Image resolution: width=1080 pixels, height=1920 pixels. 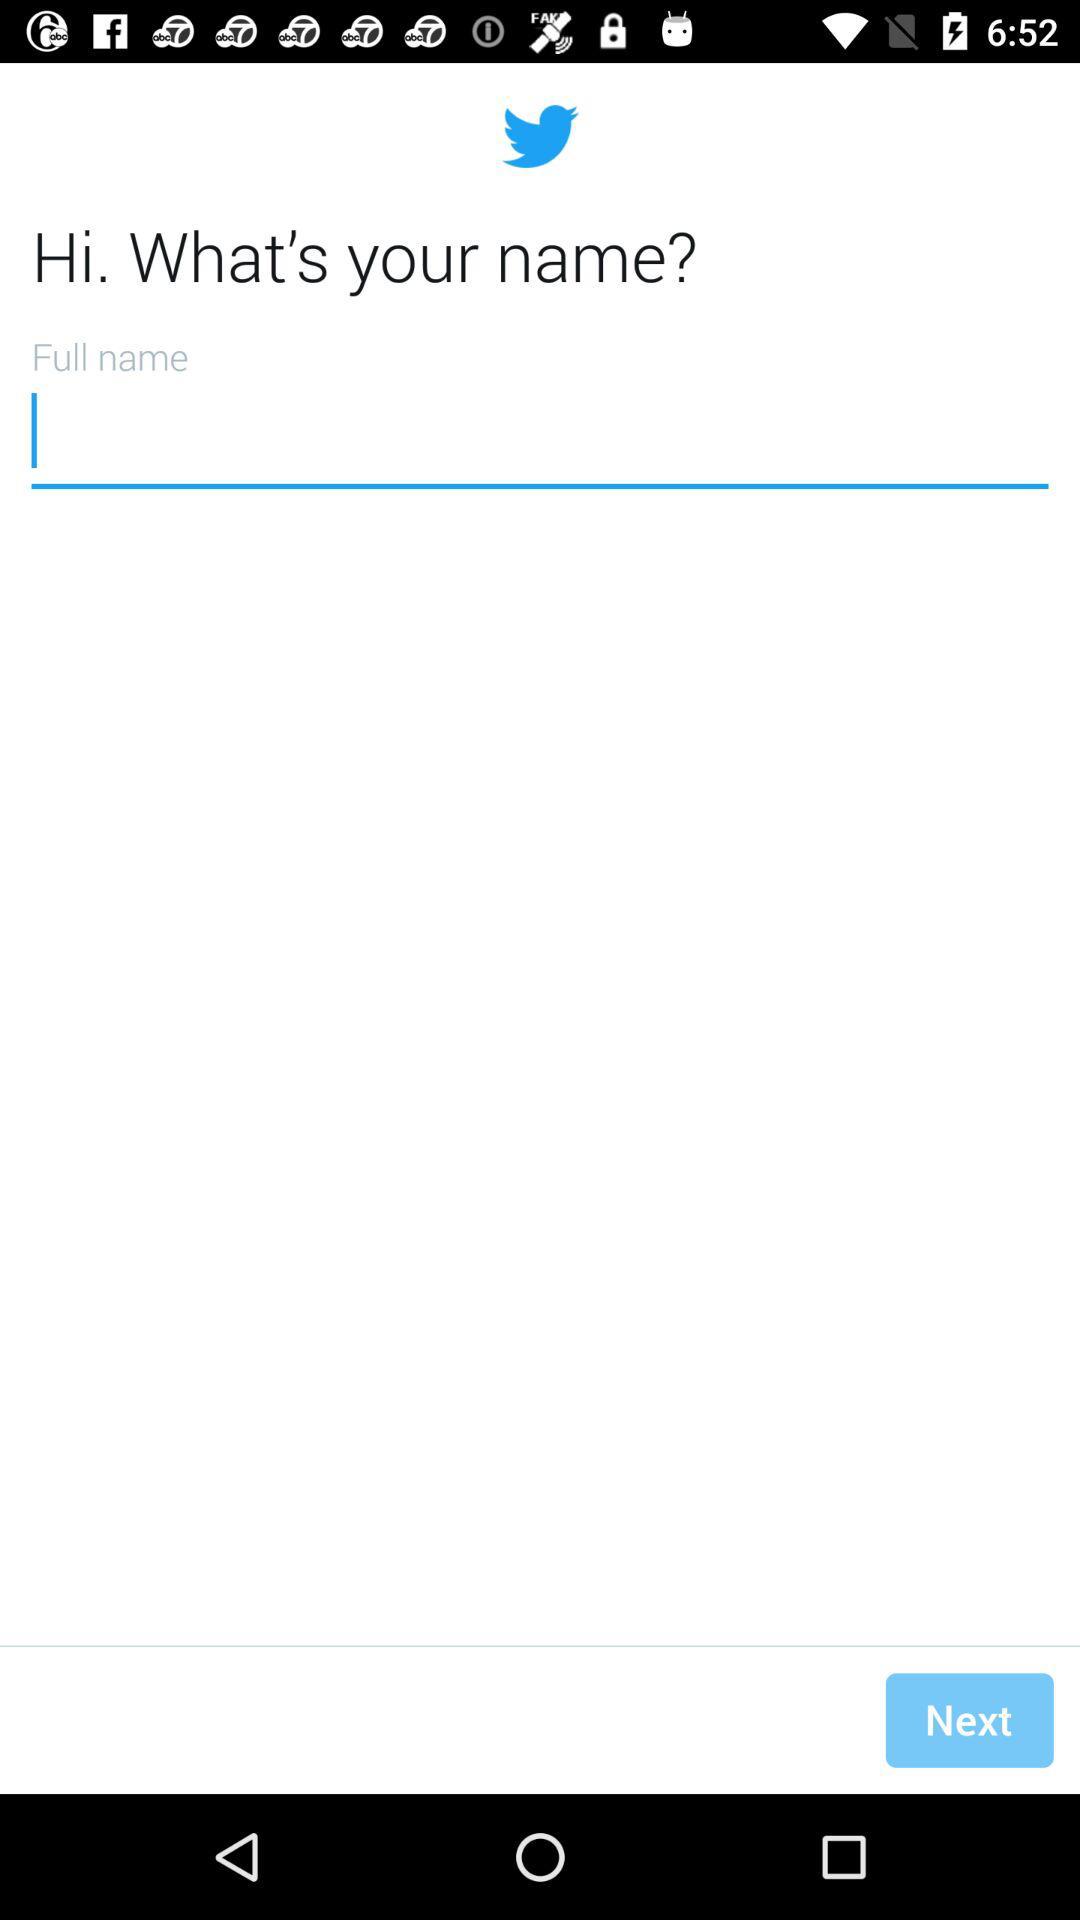 What do you see at coordinates (540, 404) in the screenshot?
I see `write your name` at bounding box center [540, 404].